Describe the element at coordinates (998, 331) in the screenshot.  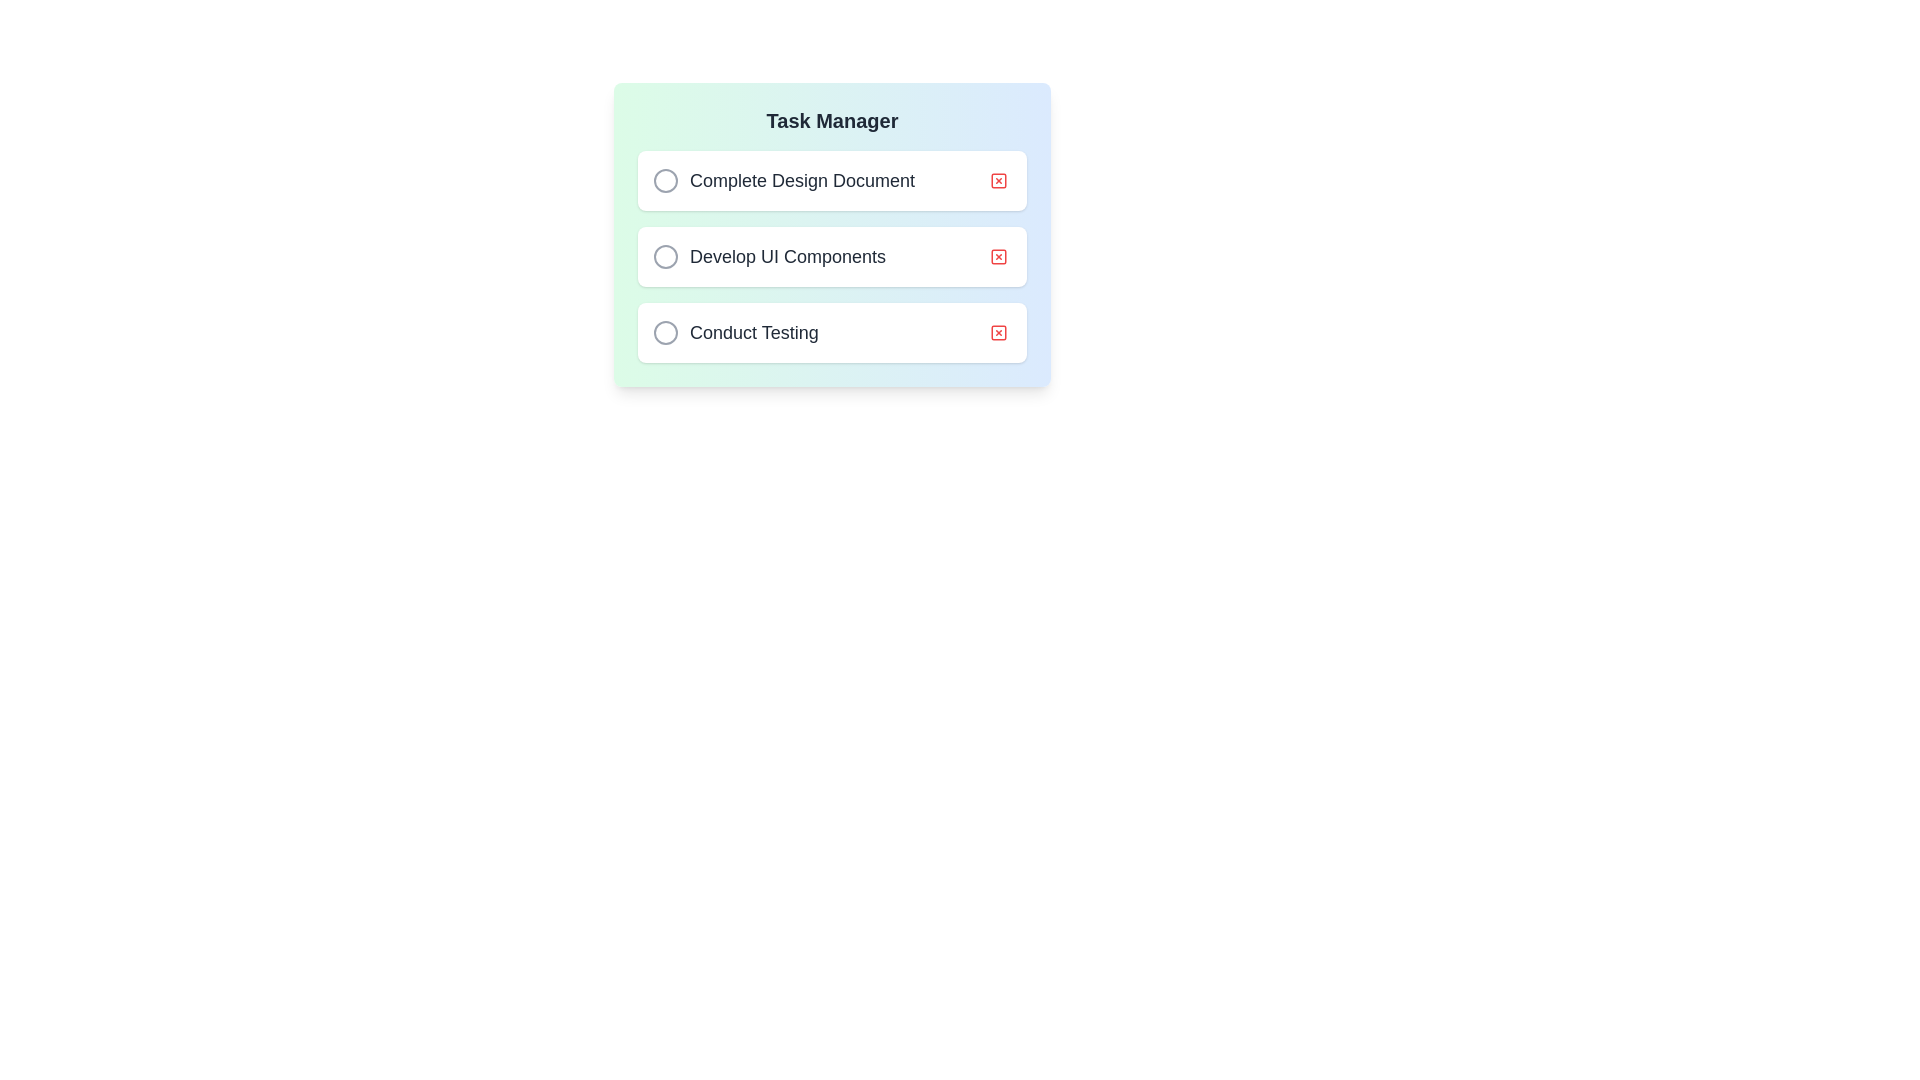
I see `the unfilled checkbox visual element located inside the button group of the 'Task Manager' list, positioned towards the right end of a task entry` at that location.